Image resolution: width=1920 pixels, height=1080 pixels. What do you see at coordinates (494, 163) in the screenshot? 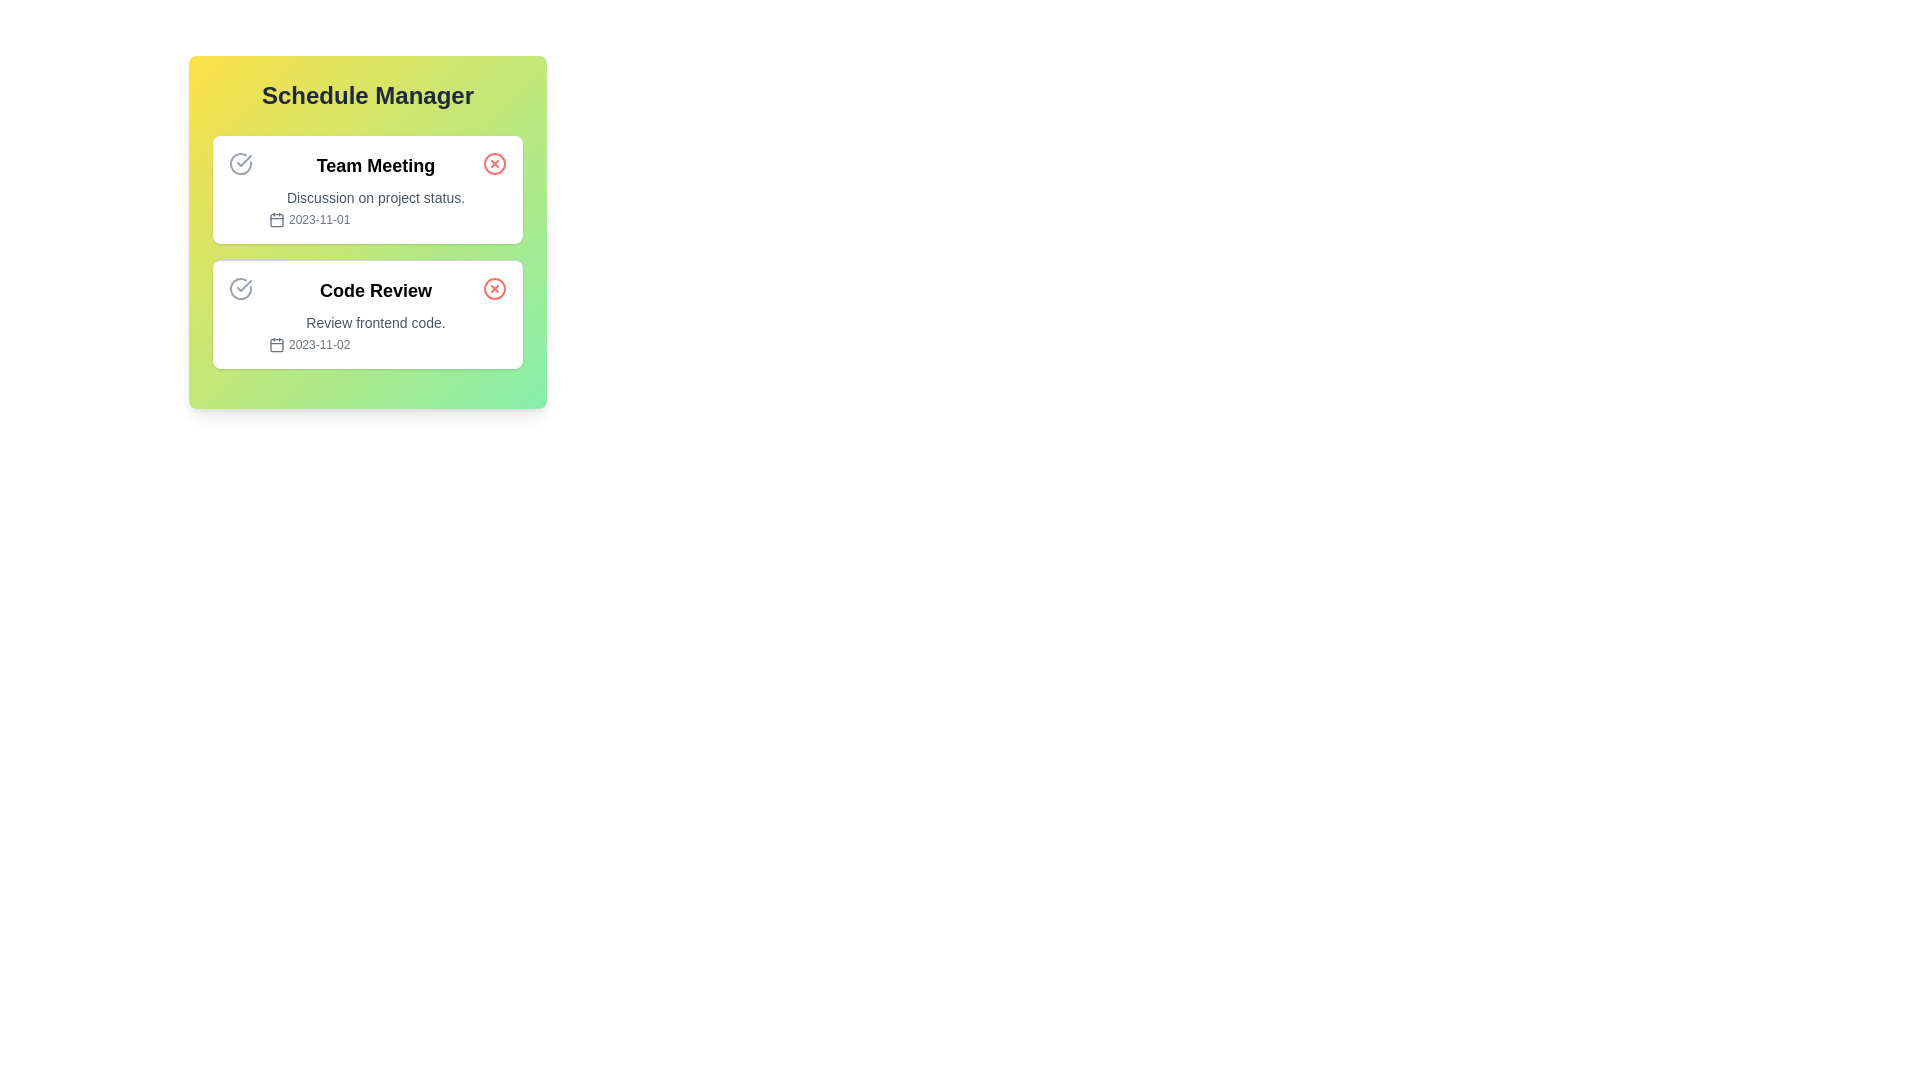
I see `the red circular button with an 'X' symbol inside it located at the top-right corner of the 'Team Meeting' card in the Schedule Manager interface to change its appearance` at bounding box center [494, 163].